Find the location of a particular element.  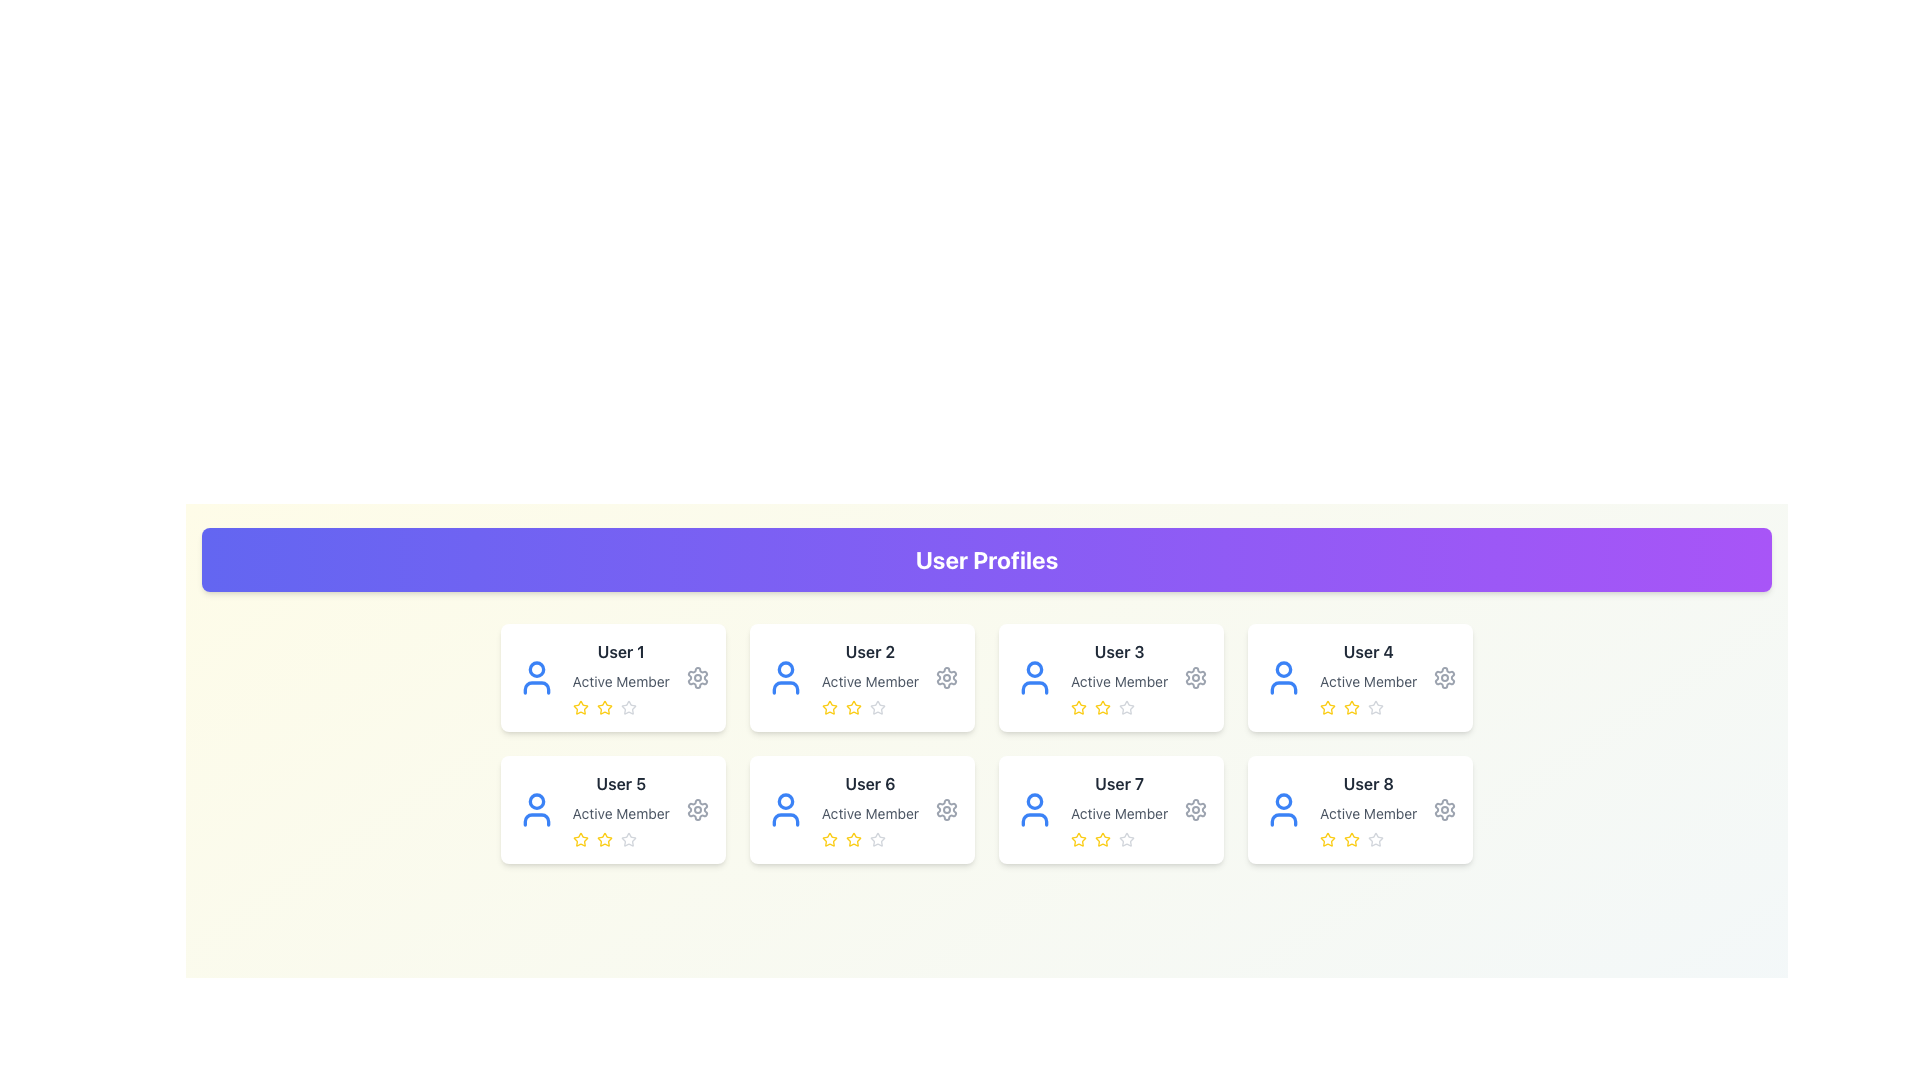

the text label displaying 'Active Member', which is positioned below 'User 8' and above the star rating icons is located at coordinates (1367, 813).